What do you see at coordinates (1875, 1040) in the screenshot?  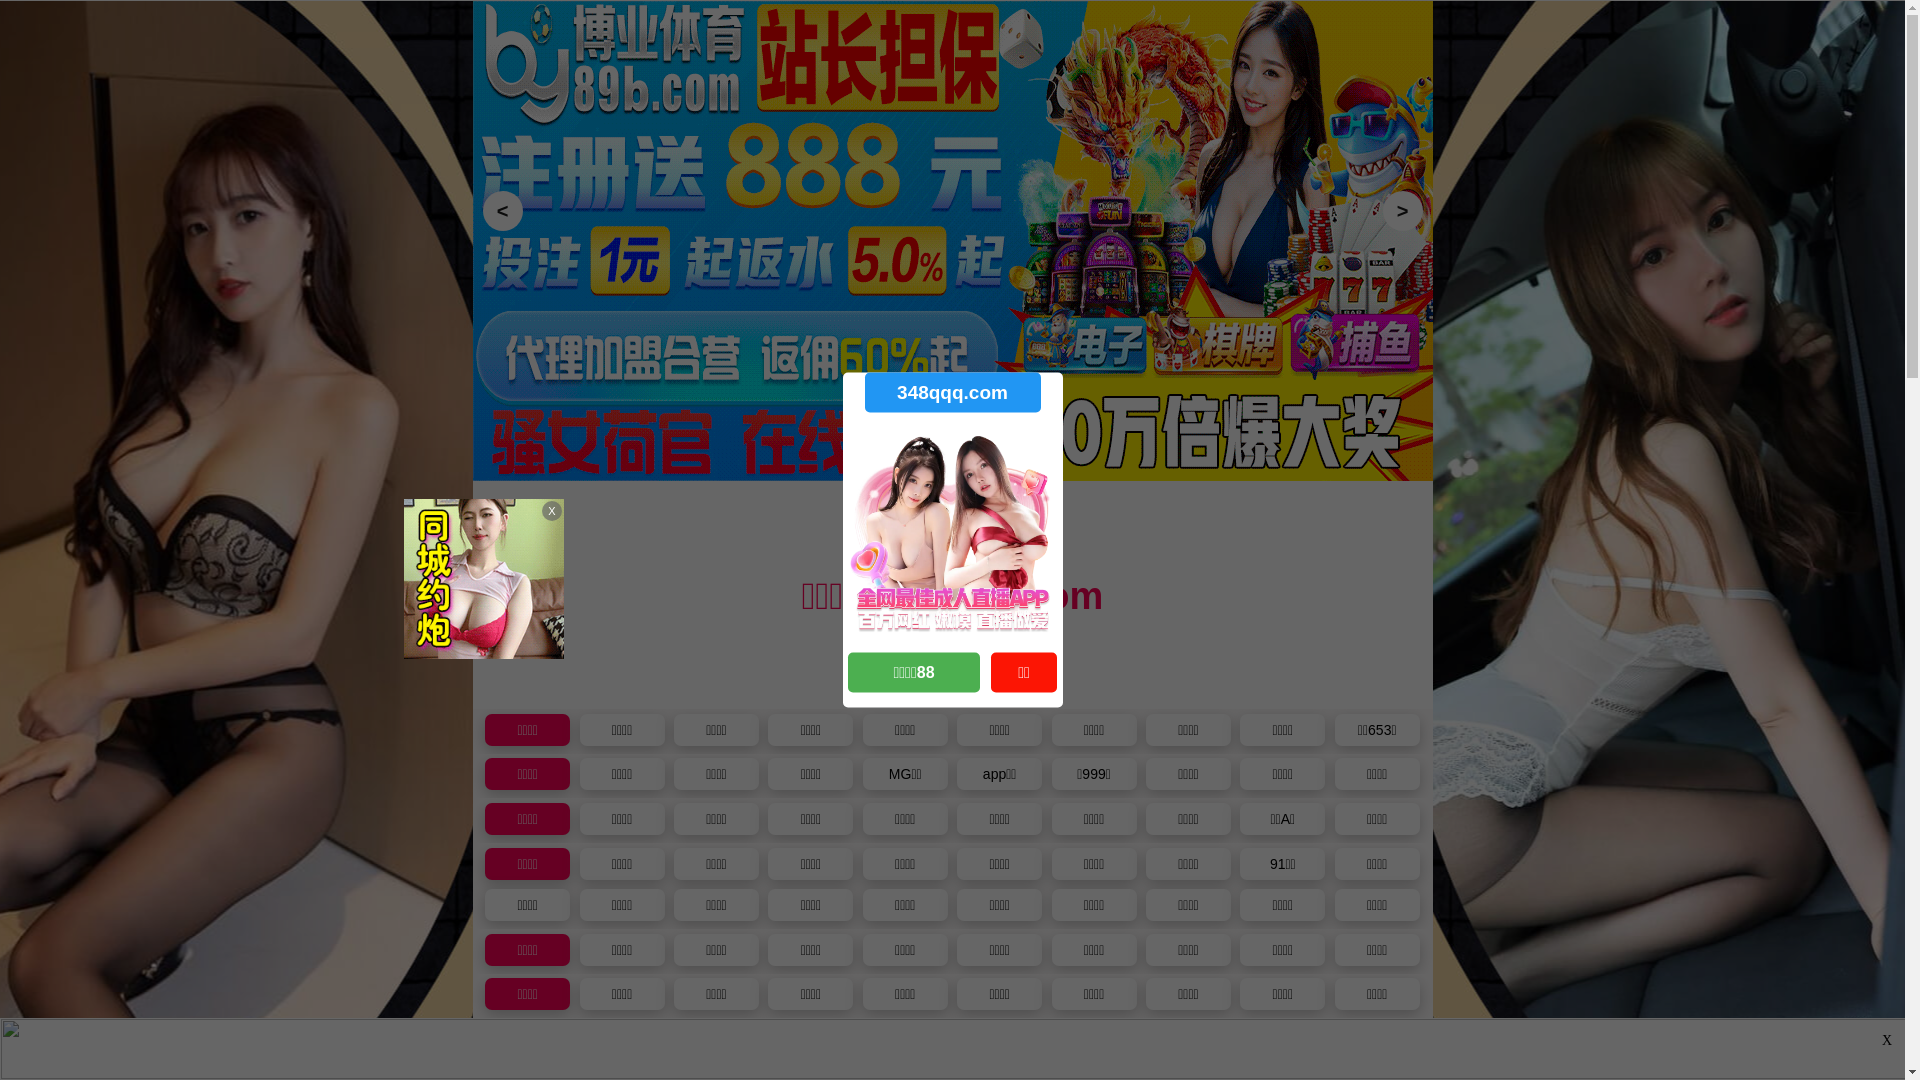 I see `'X'` at bounding box center [1875, 1040].